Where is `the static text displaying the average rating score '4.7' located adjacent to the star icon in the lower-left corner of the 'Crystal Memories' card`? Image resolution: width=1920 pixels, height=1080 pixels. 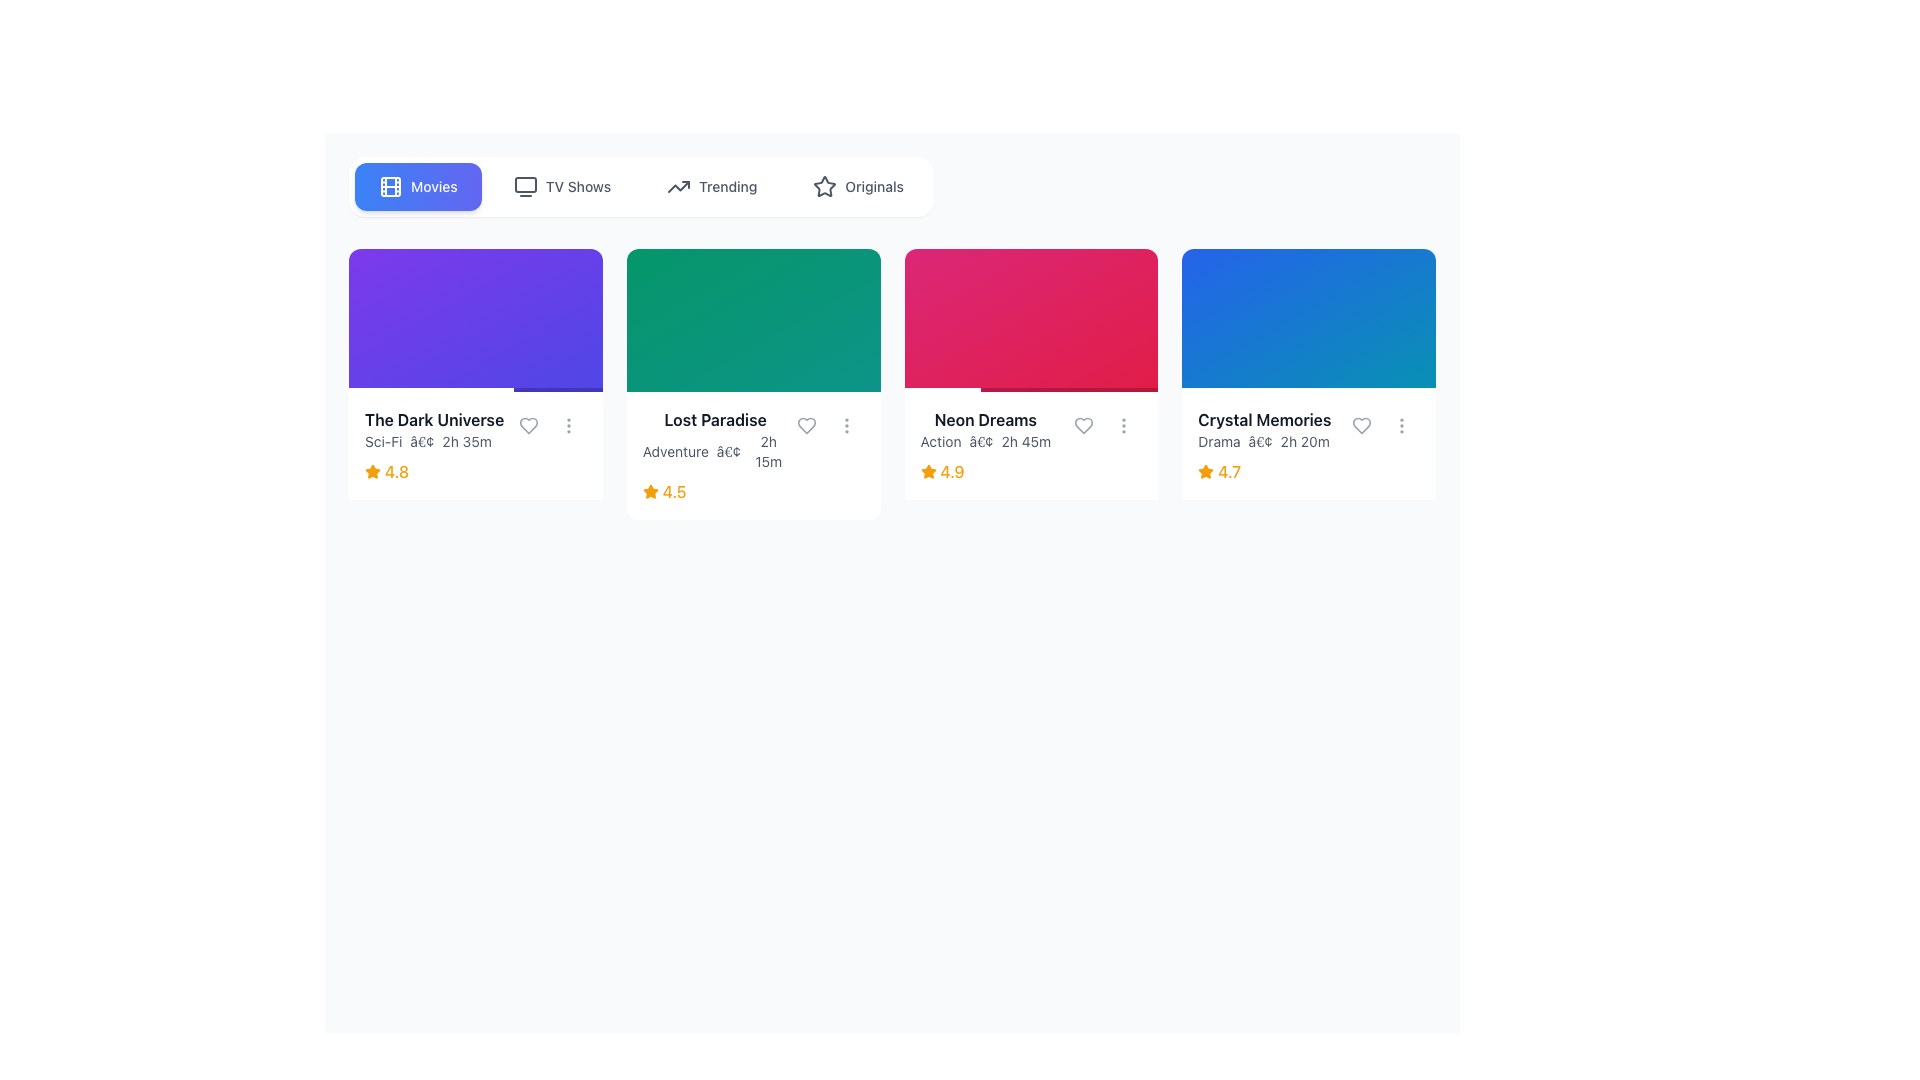 the static text displaying the average rating score '4.7' located adjacent to the star icon in the lower-left corner of the 'Crystal Memories' card is located at coordinates (1228, 471).